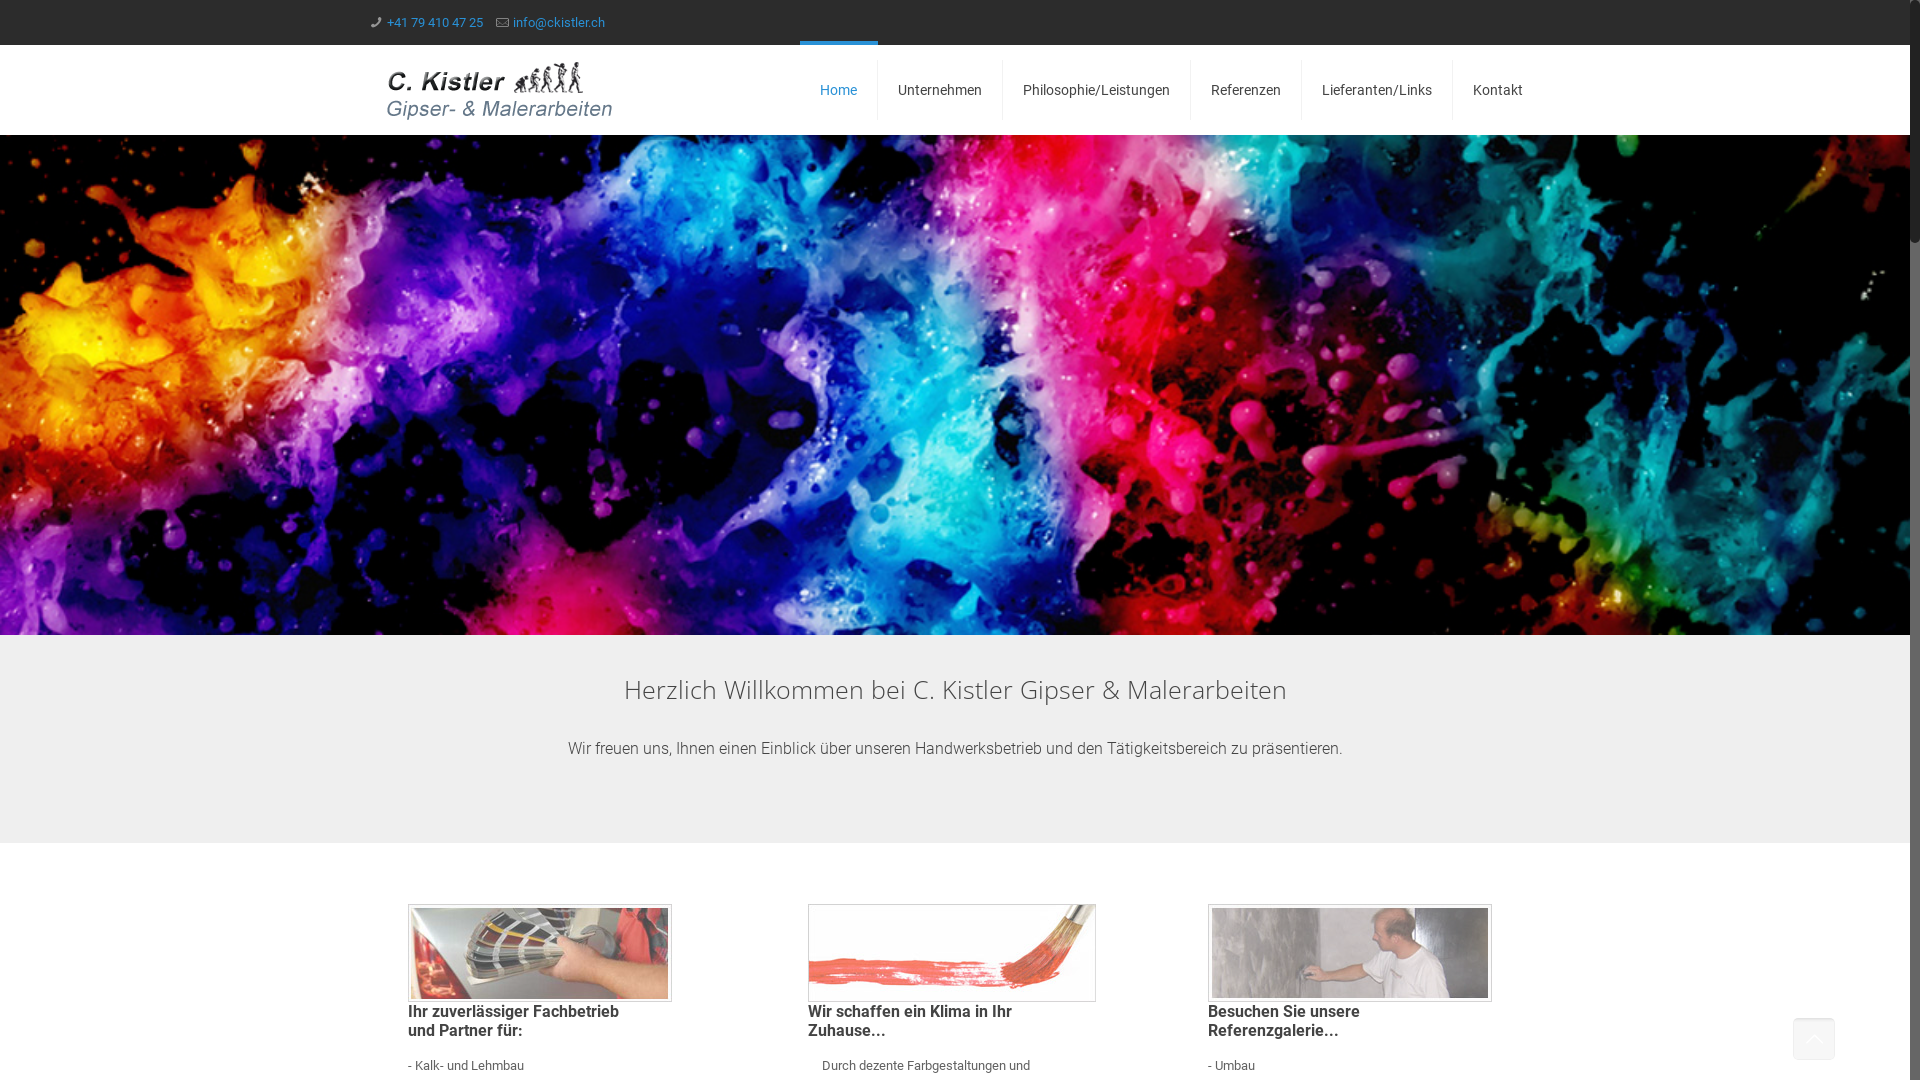 This screenshot has width=1920, height=1080. Describe the element at coordinates (434, 22) in the screenshot. I see `'+41 79 410 47 25'` at that location.